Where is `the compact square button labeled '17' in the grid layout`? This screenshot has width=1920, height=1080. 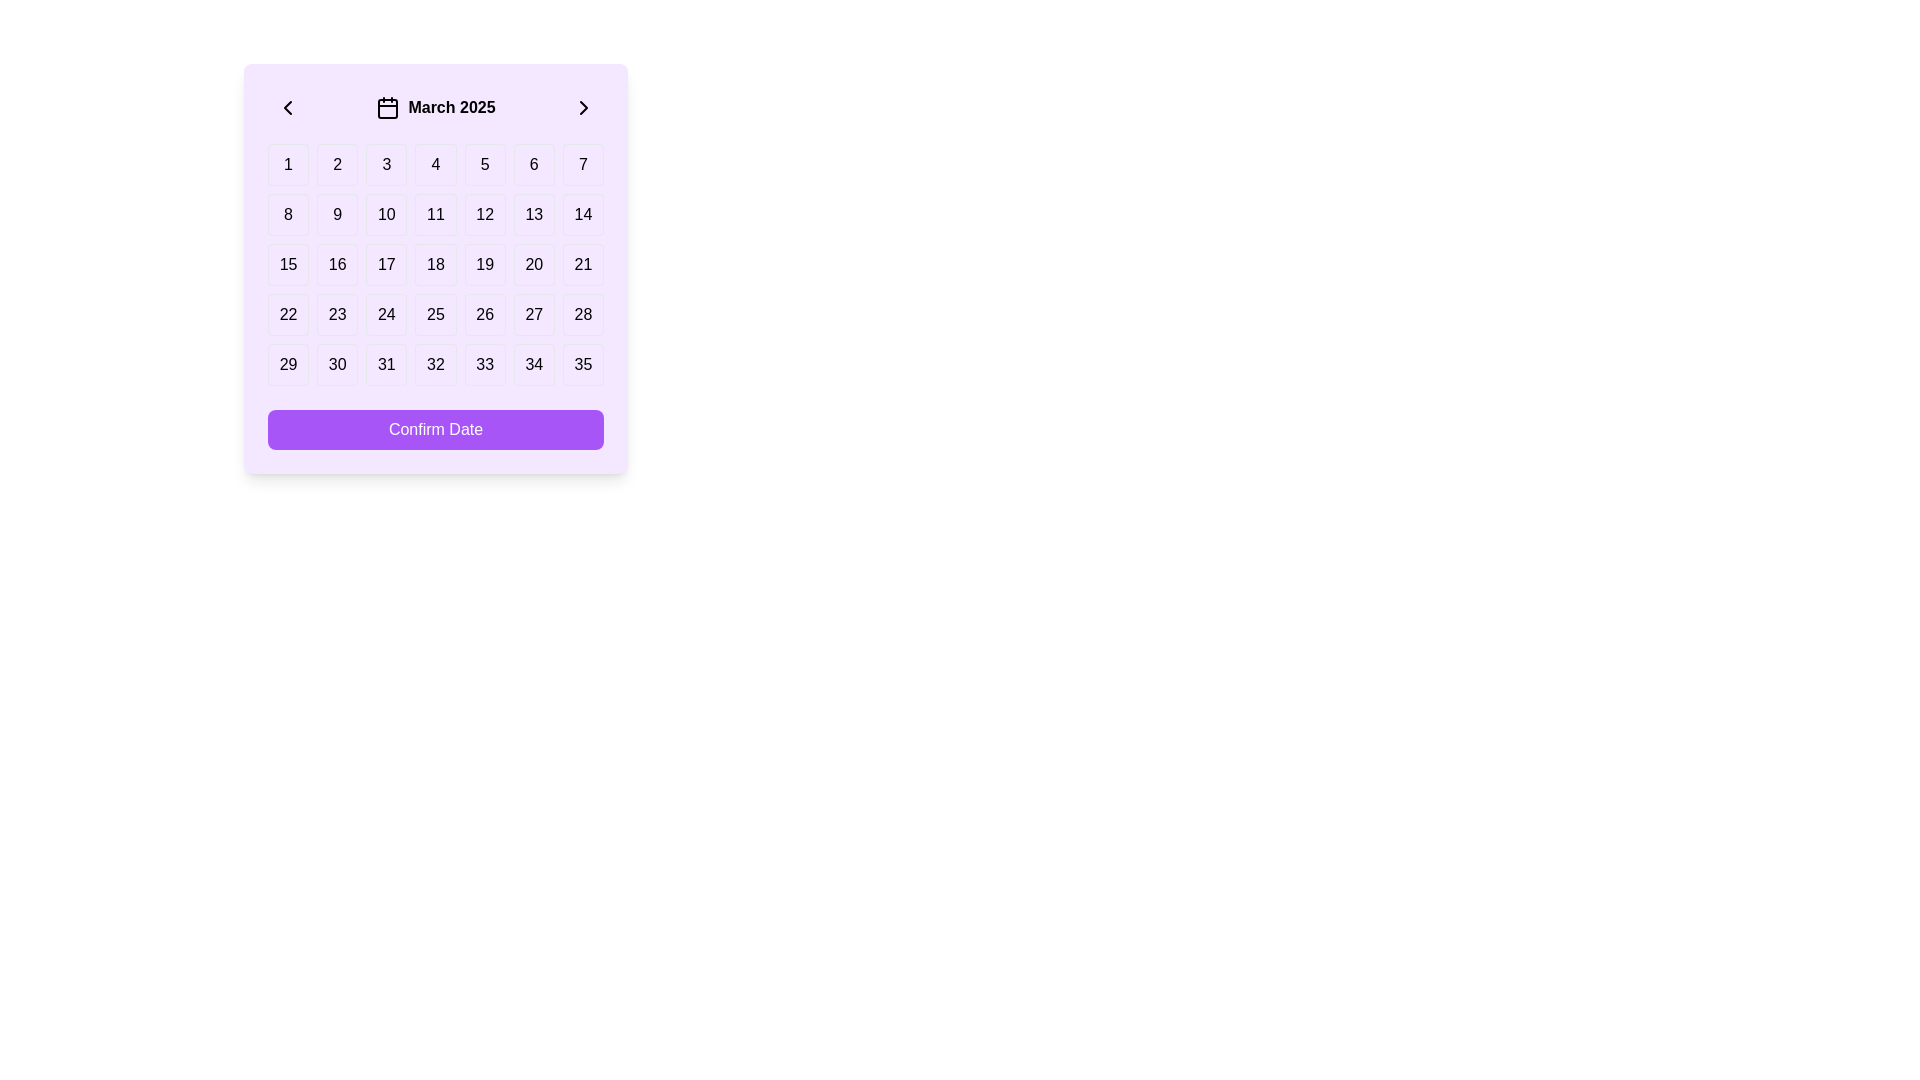 the compact square button labeled '17' in the grid layout is located at coordinates (386, 264).